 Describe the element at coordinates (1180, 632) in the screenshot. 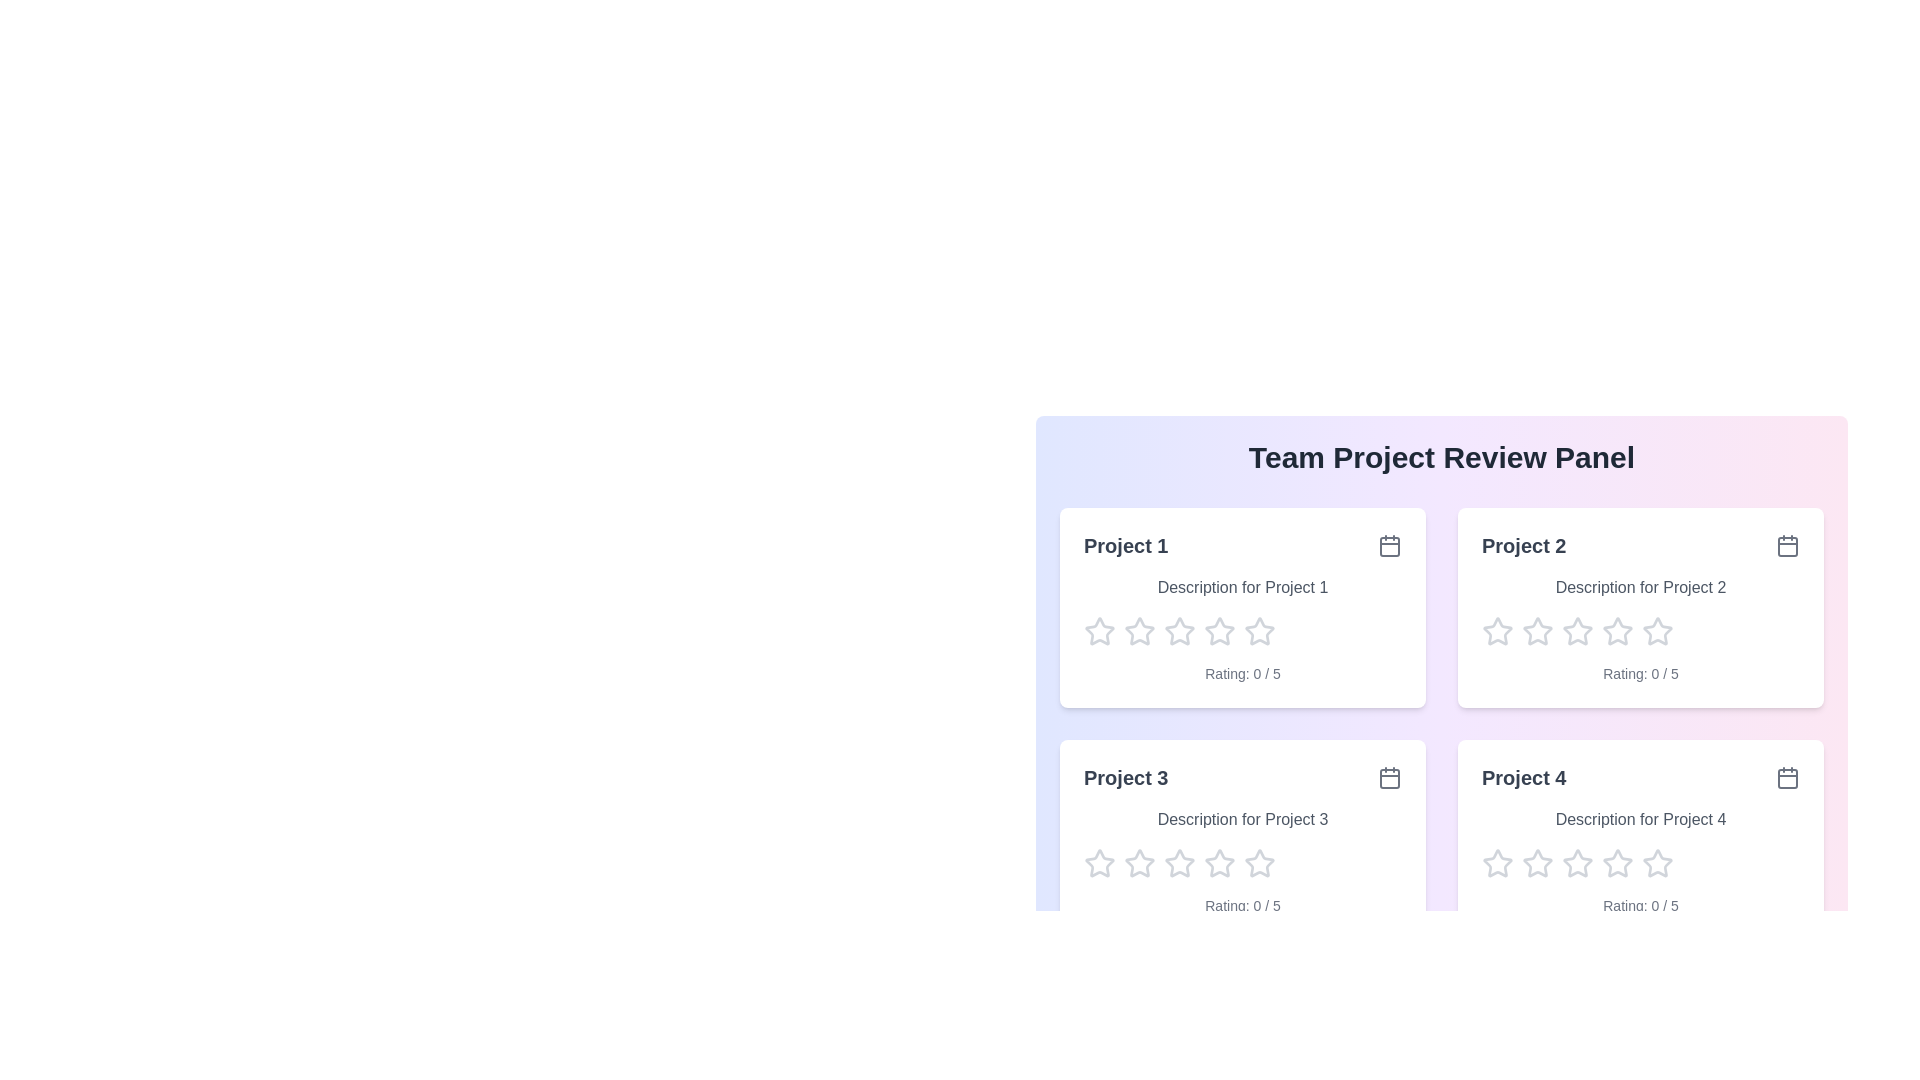

I see `the star corresponding to 3 to preview the rating effect` at that location.